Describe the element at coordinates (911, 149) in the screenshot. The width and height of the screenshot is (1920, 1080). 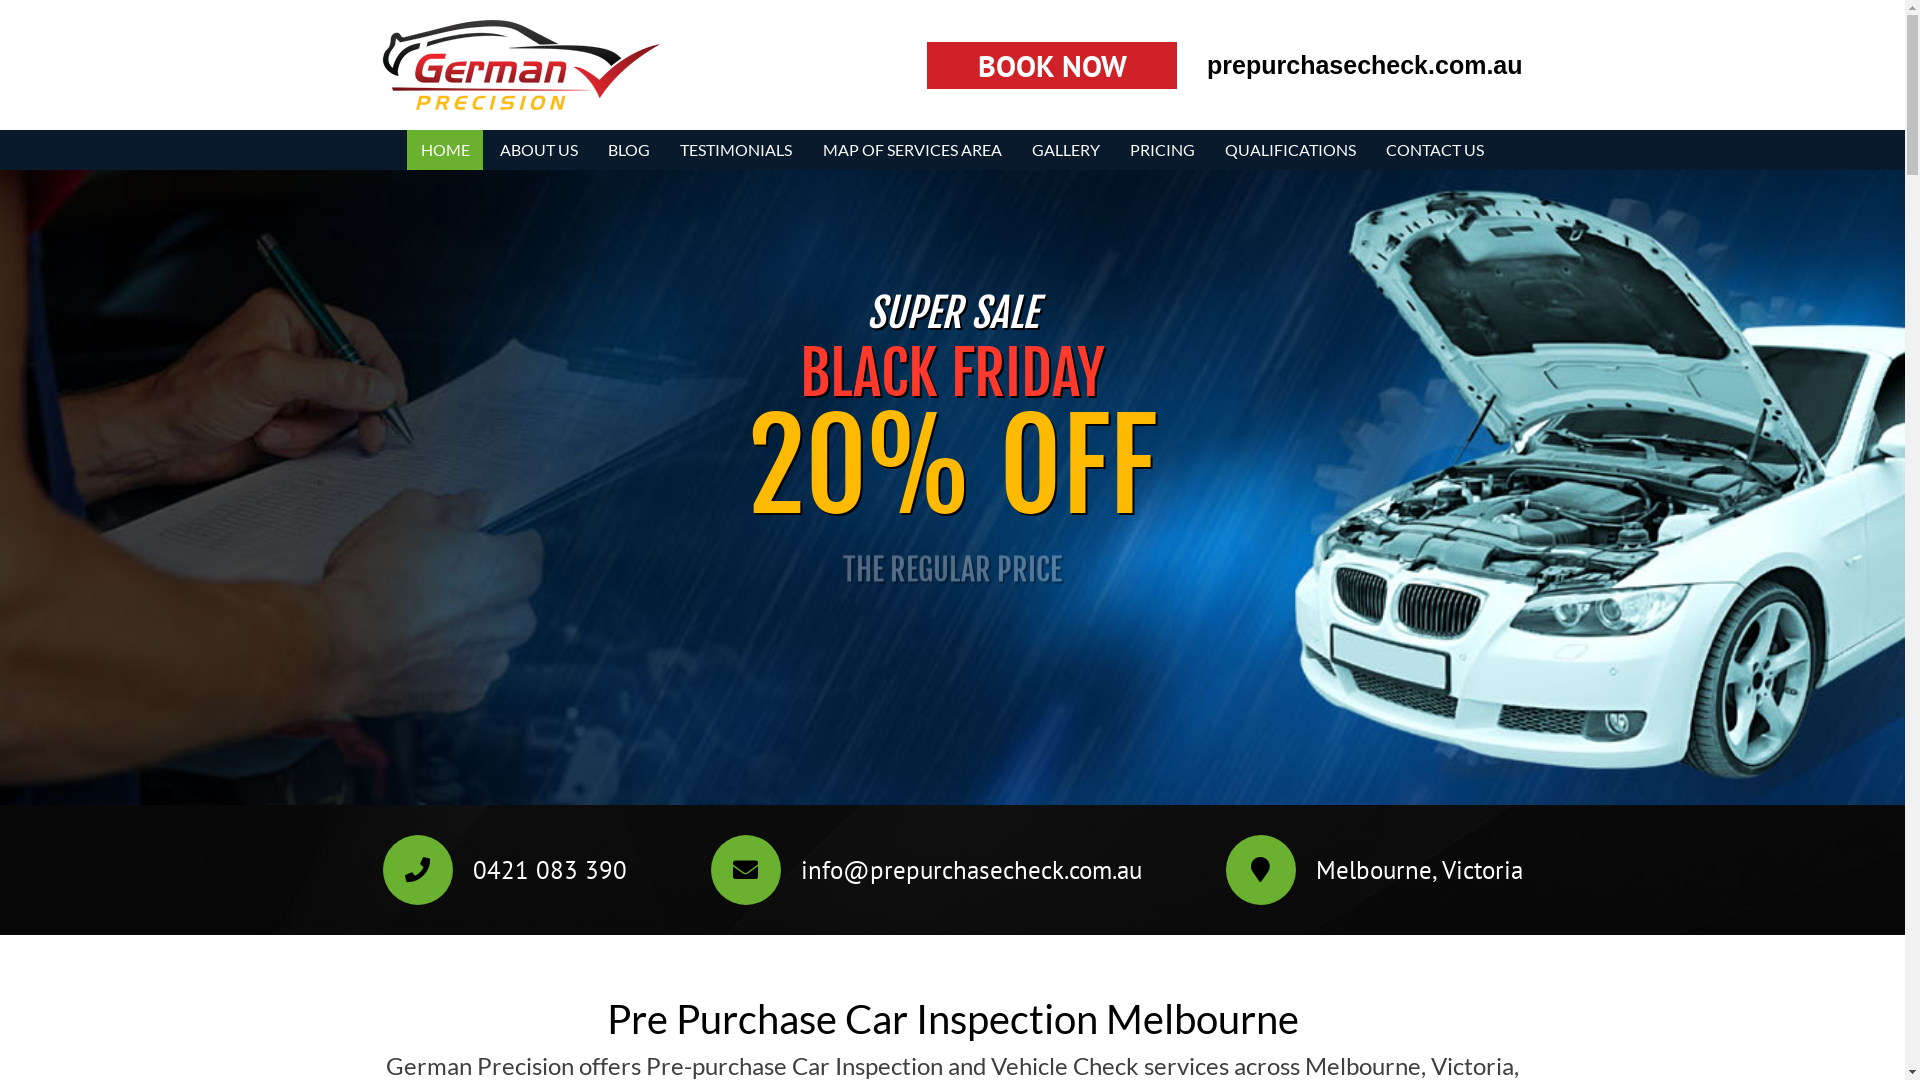
I see `'MAP OF SERVICES AREA'` at that location.